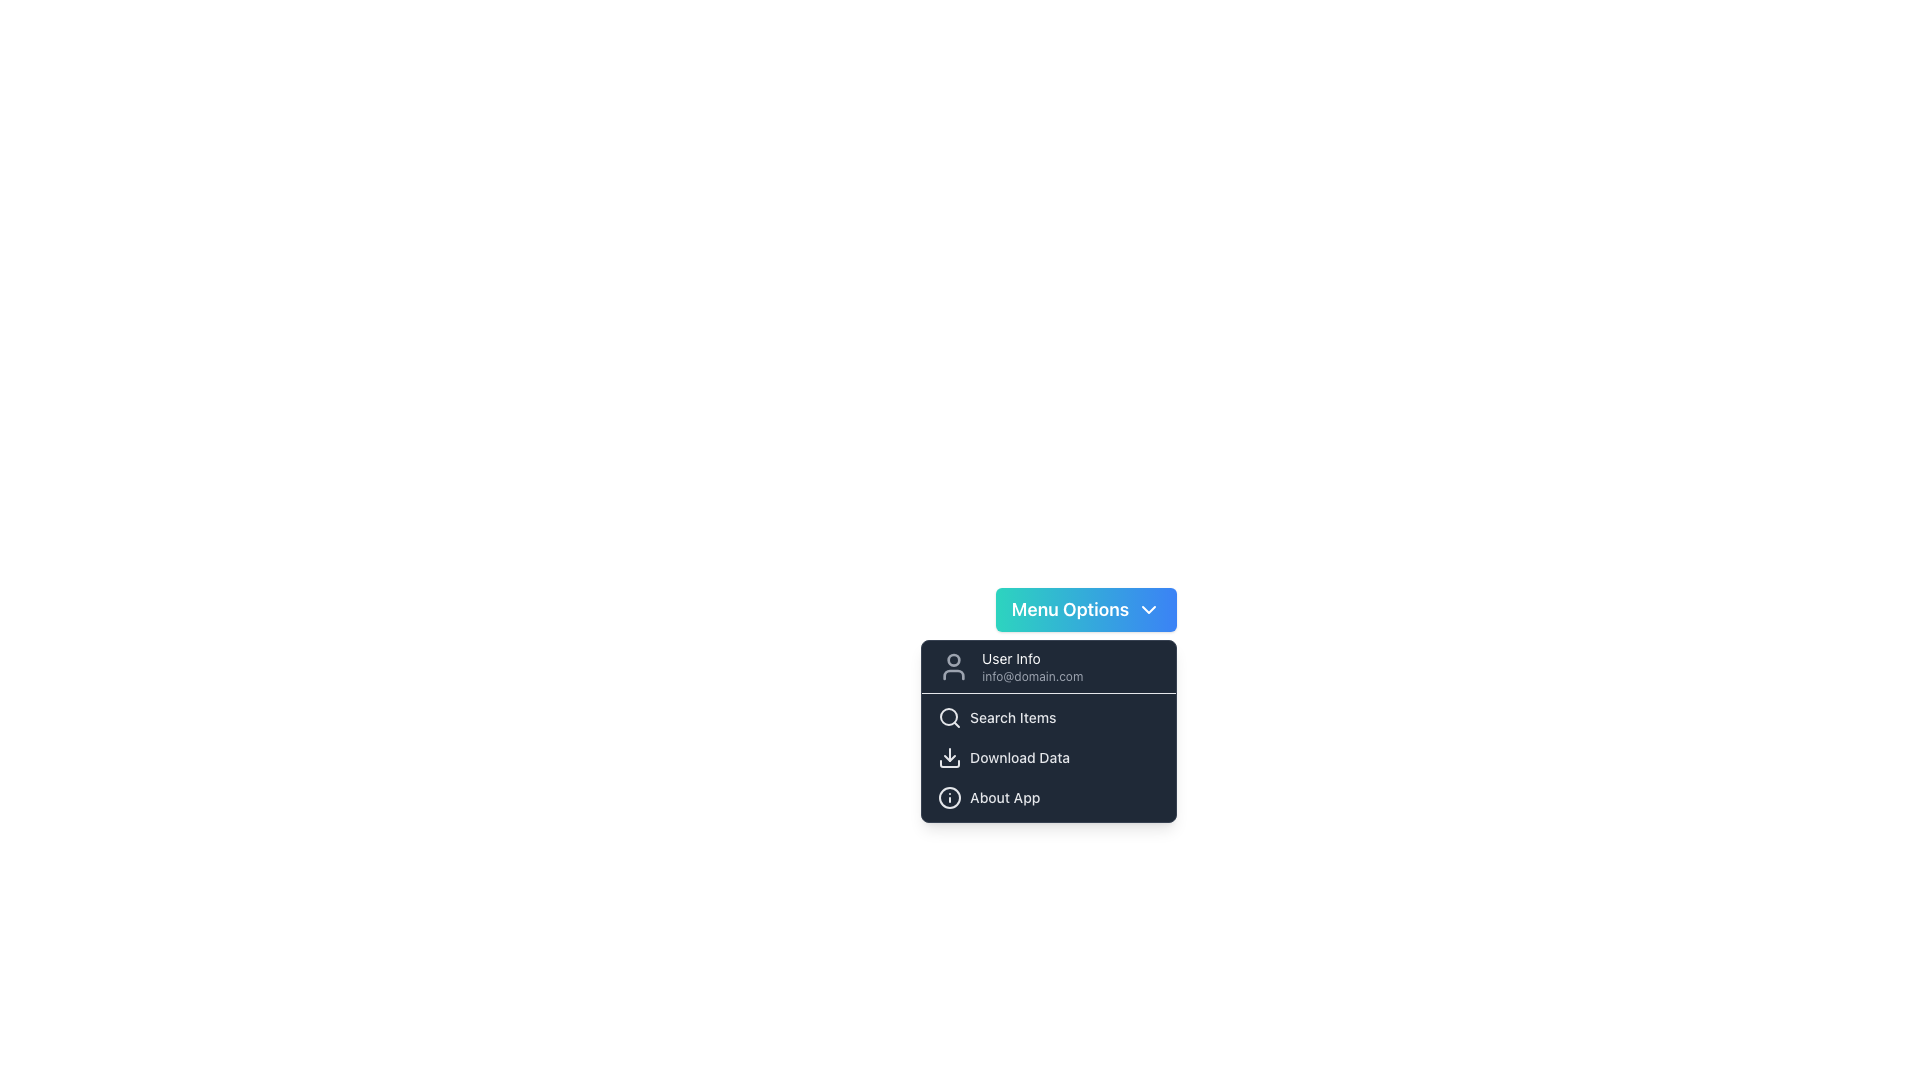 The image size is (1920, 1080). What do you see at coordinates (1085, 608) in the screenshot?
I see `the 'Menu Options' dropdown toggle button with a teal to blue gradient background` at bounding box center [1085, 608].